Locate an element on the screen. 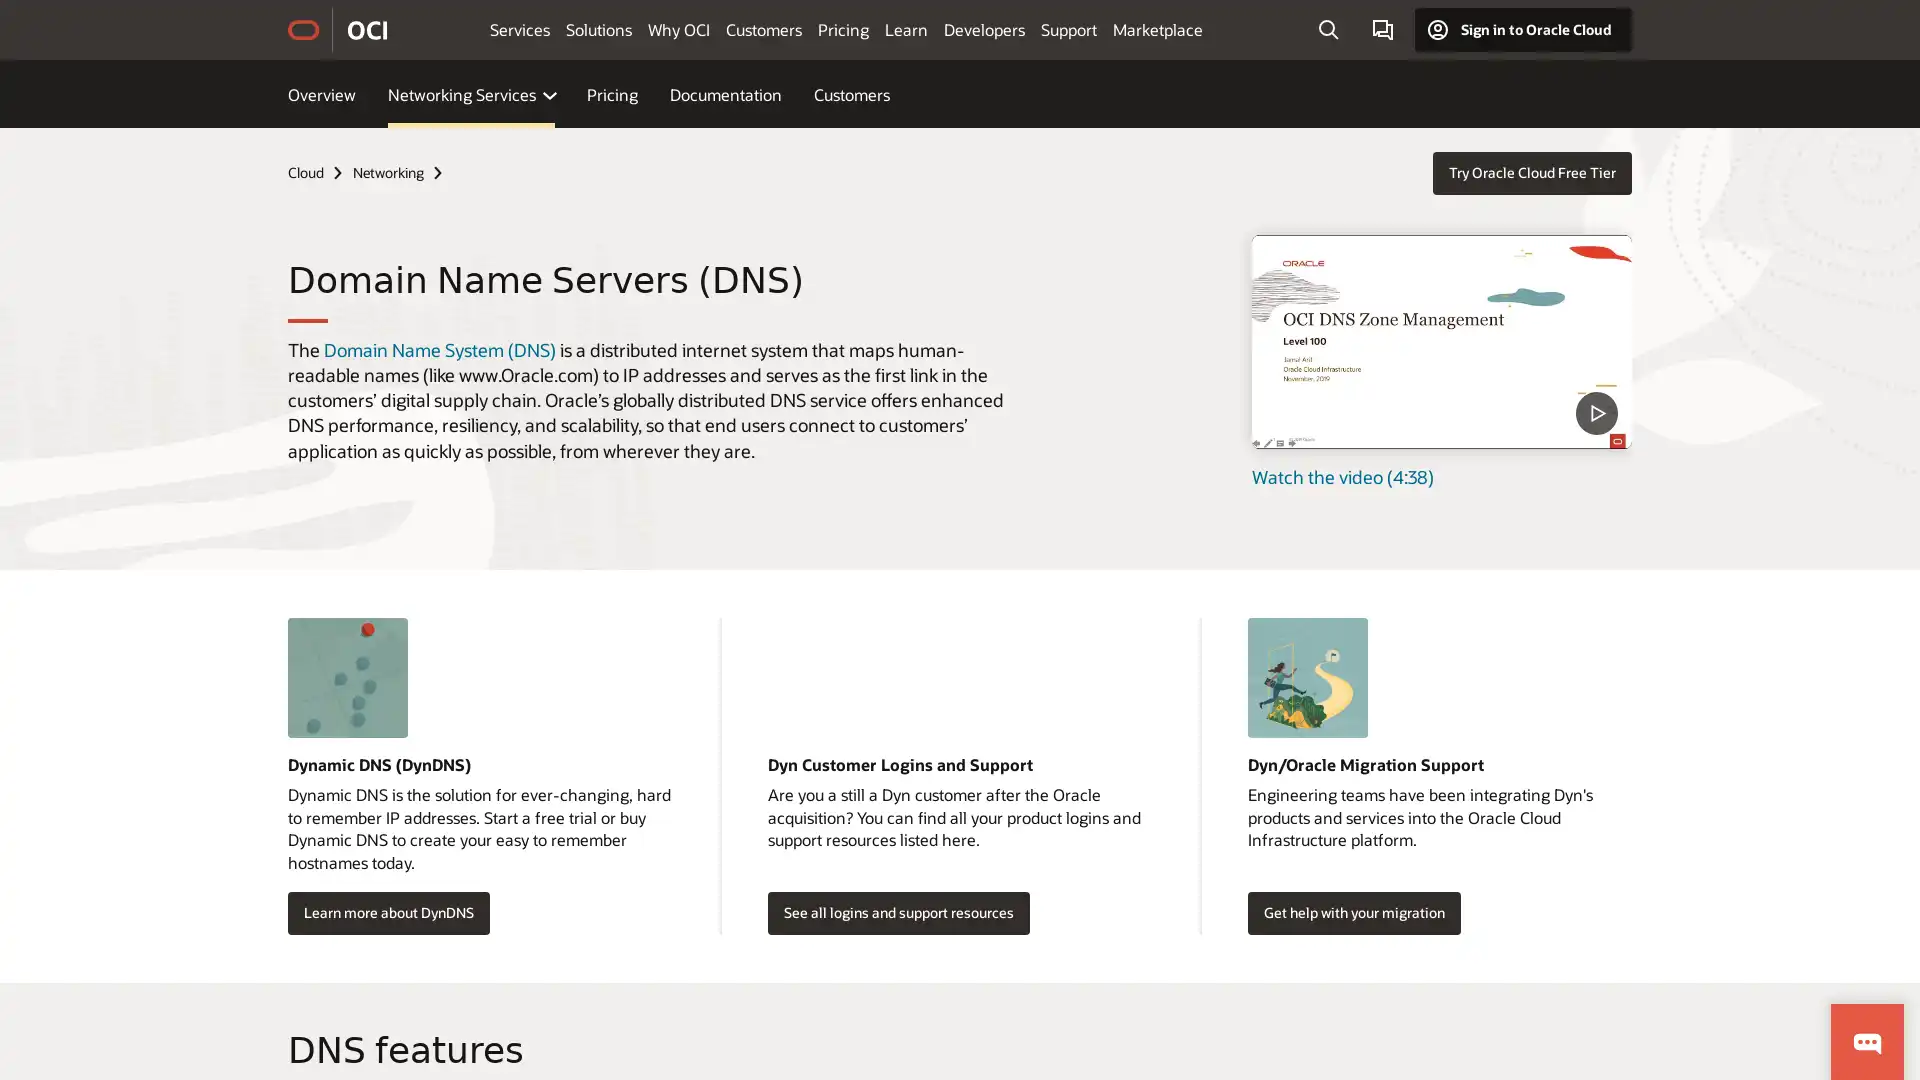 This screenshot has width=1920, height=1080. Learn is located at coordinates (905, 29).